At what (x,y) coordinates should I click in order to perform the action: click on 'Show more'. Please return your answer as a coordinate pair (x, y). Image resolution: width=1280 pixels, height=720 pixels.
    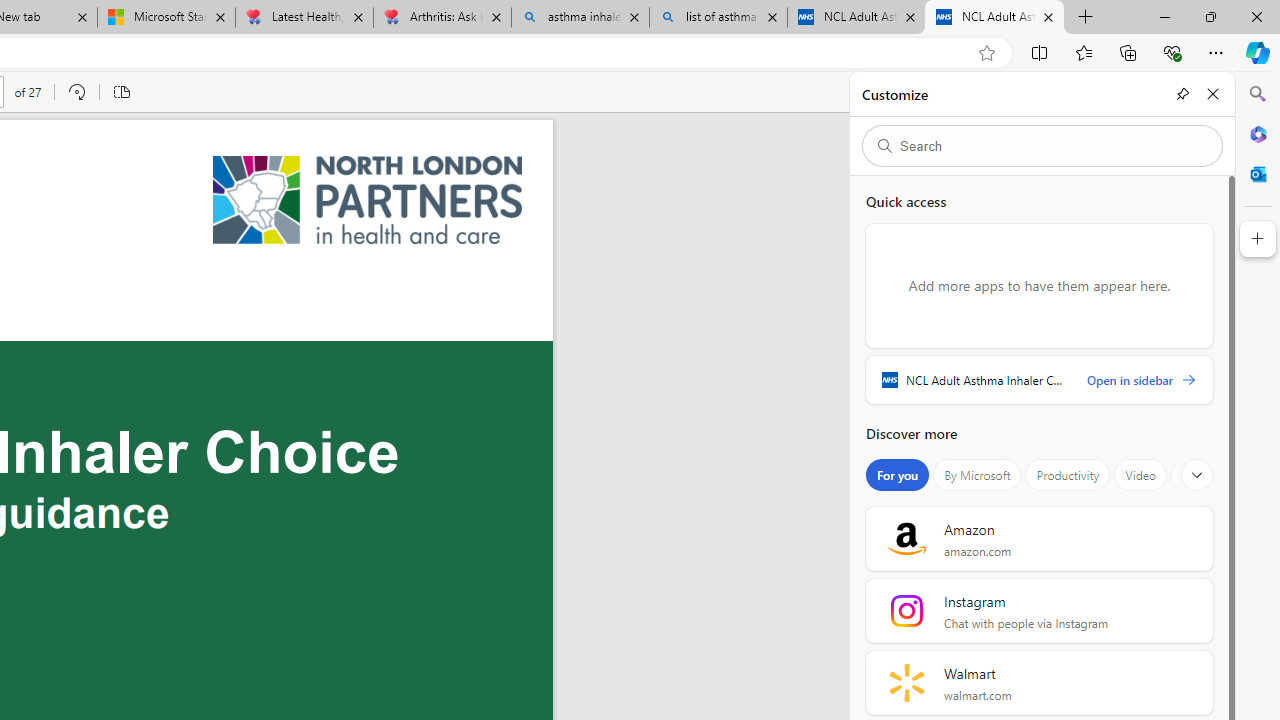
    Looking at the image, I should click on (1197, 475).